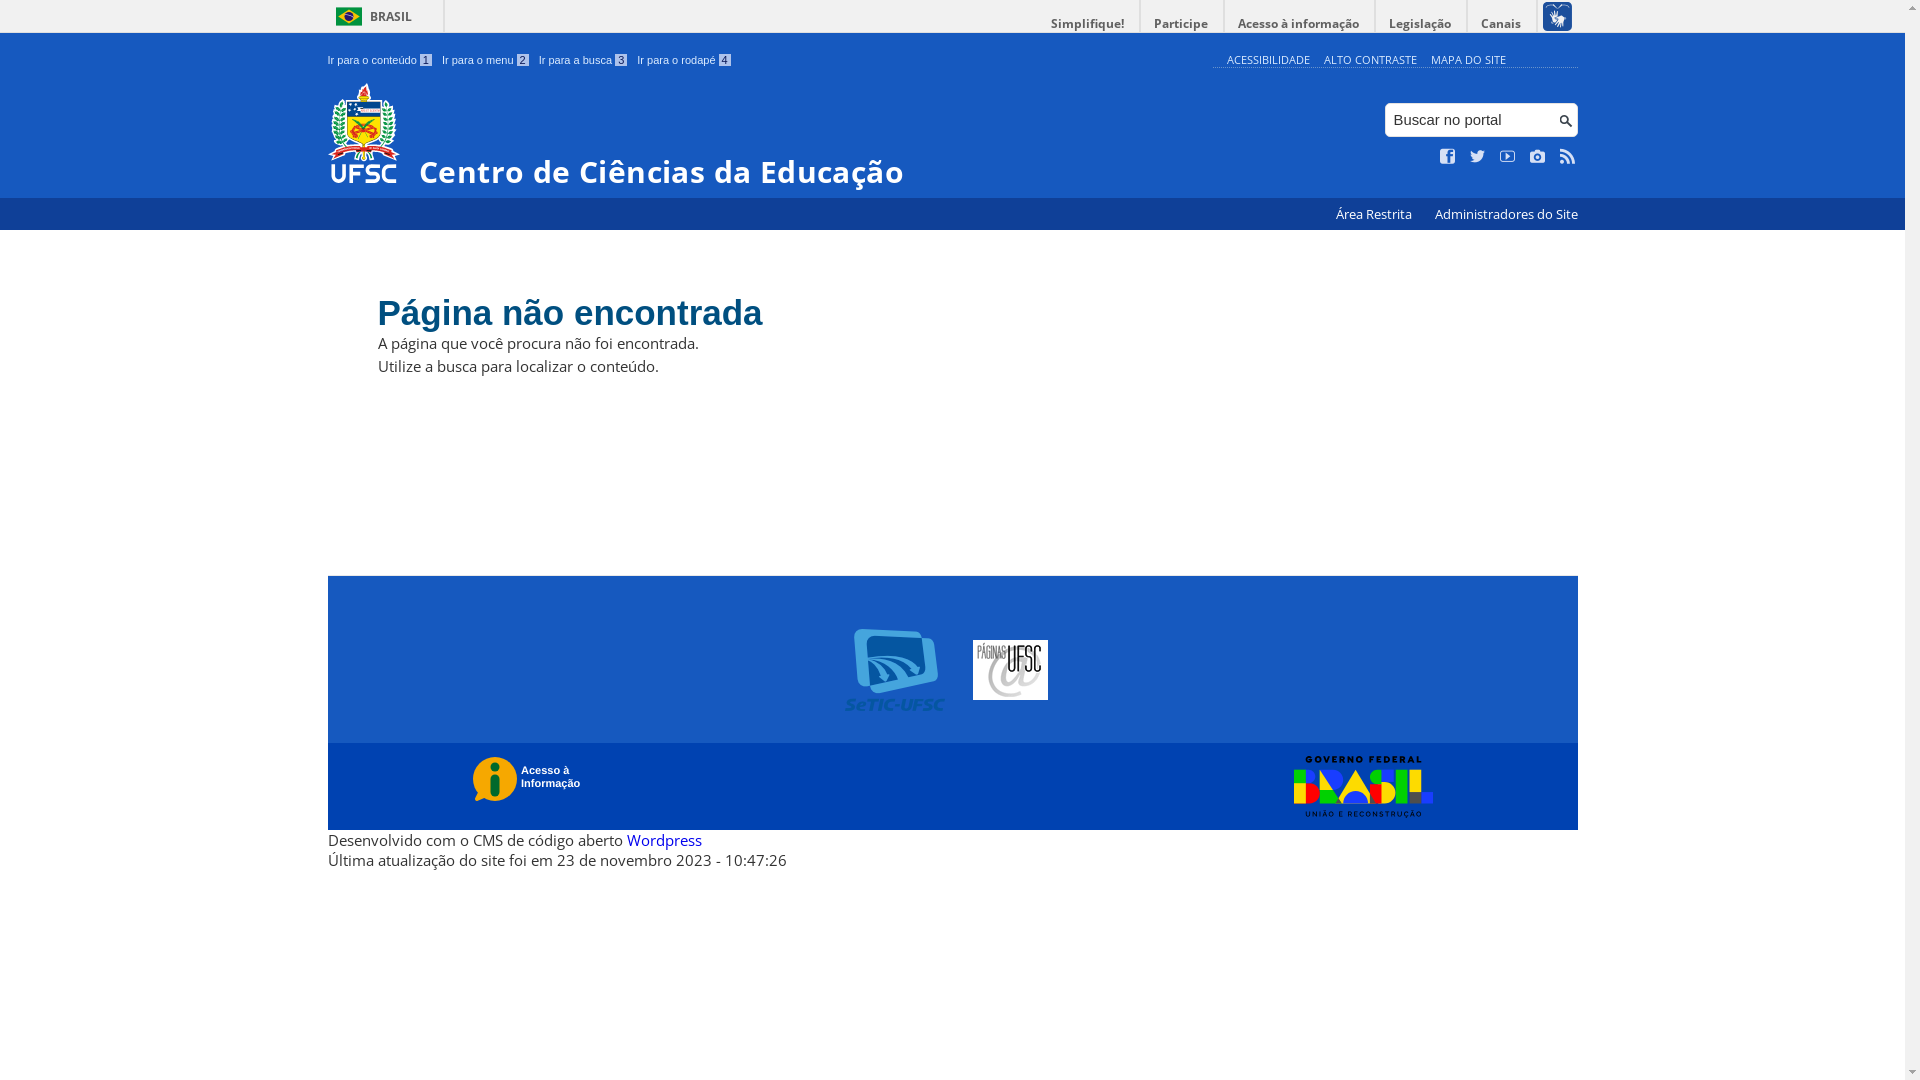 This screenshot has width=1920, height=1080. Describe the element at coordinates (624, 840) in the screenshot. I see `'Wordpress'` at that location.